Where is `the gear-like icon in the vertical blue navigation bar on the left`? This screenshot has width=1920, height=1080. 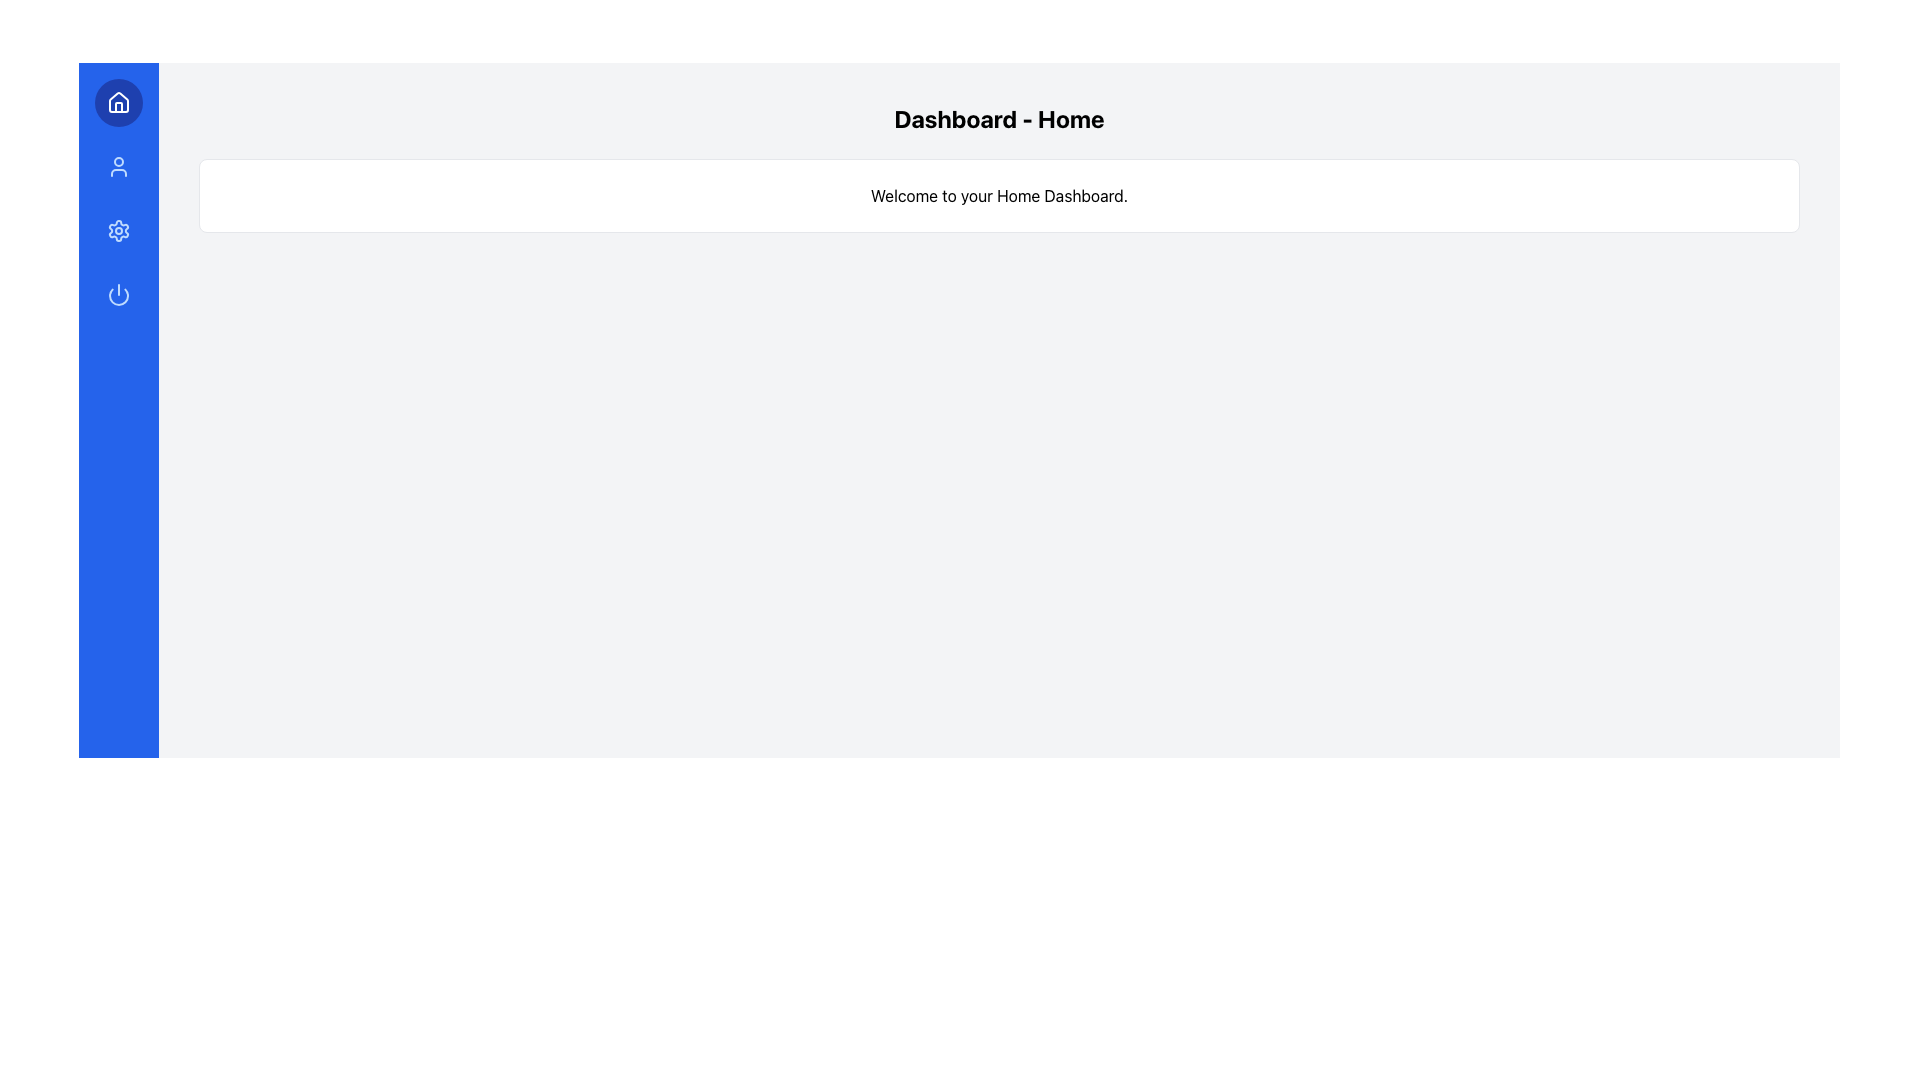
the gear-like icon in the vertical blue navigation bar on the left is located at coordinates (118, 230).